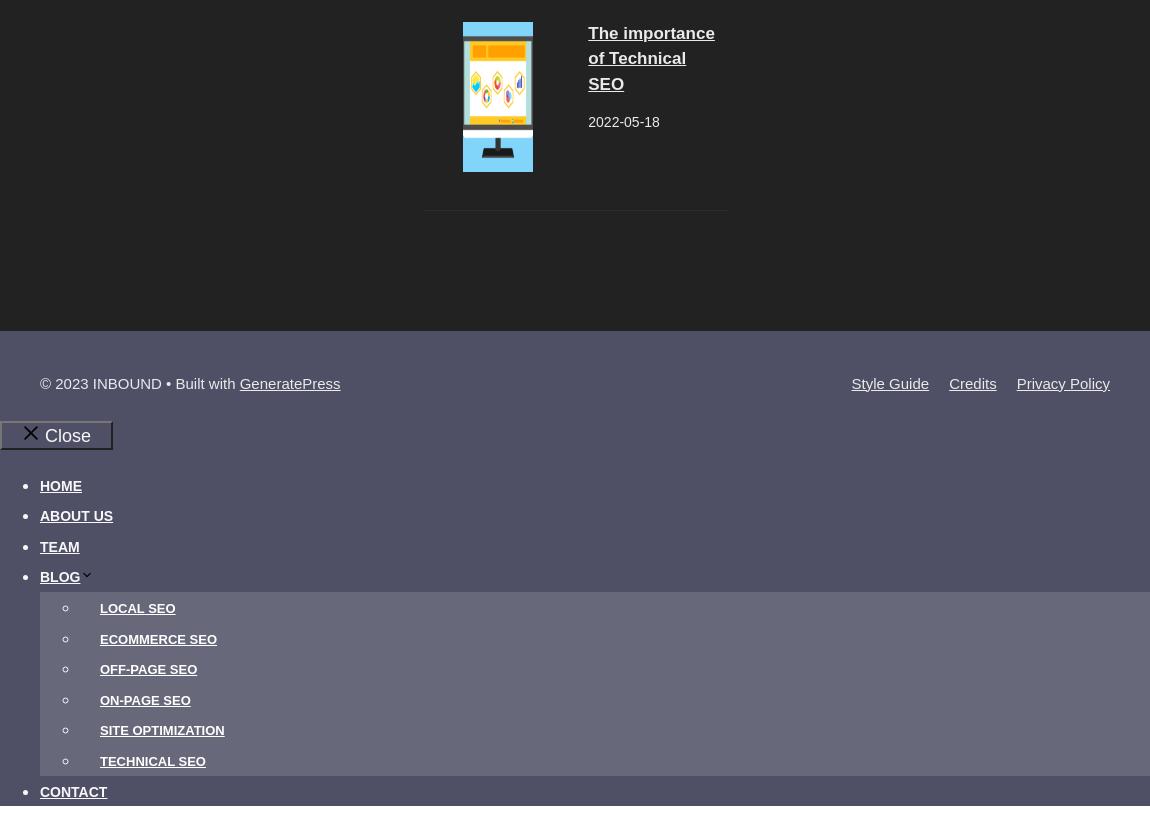 The width and height of the screenshot is (1150, 823). I want to click on '© 2023 INBOUND • Built with', so click(138, 381).